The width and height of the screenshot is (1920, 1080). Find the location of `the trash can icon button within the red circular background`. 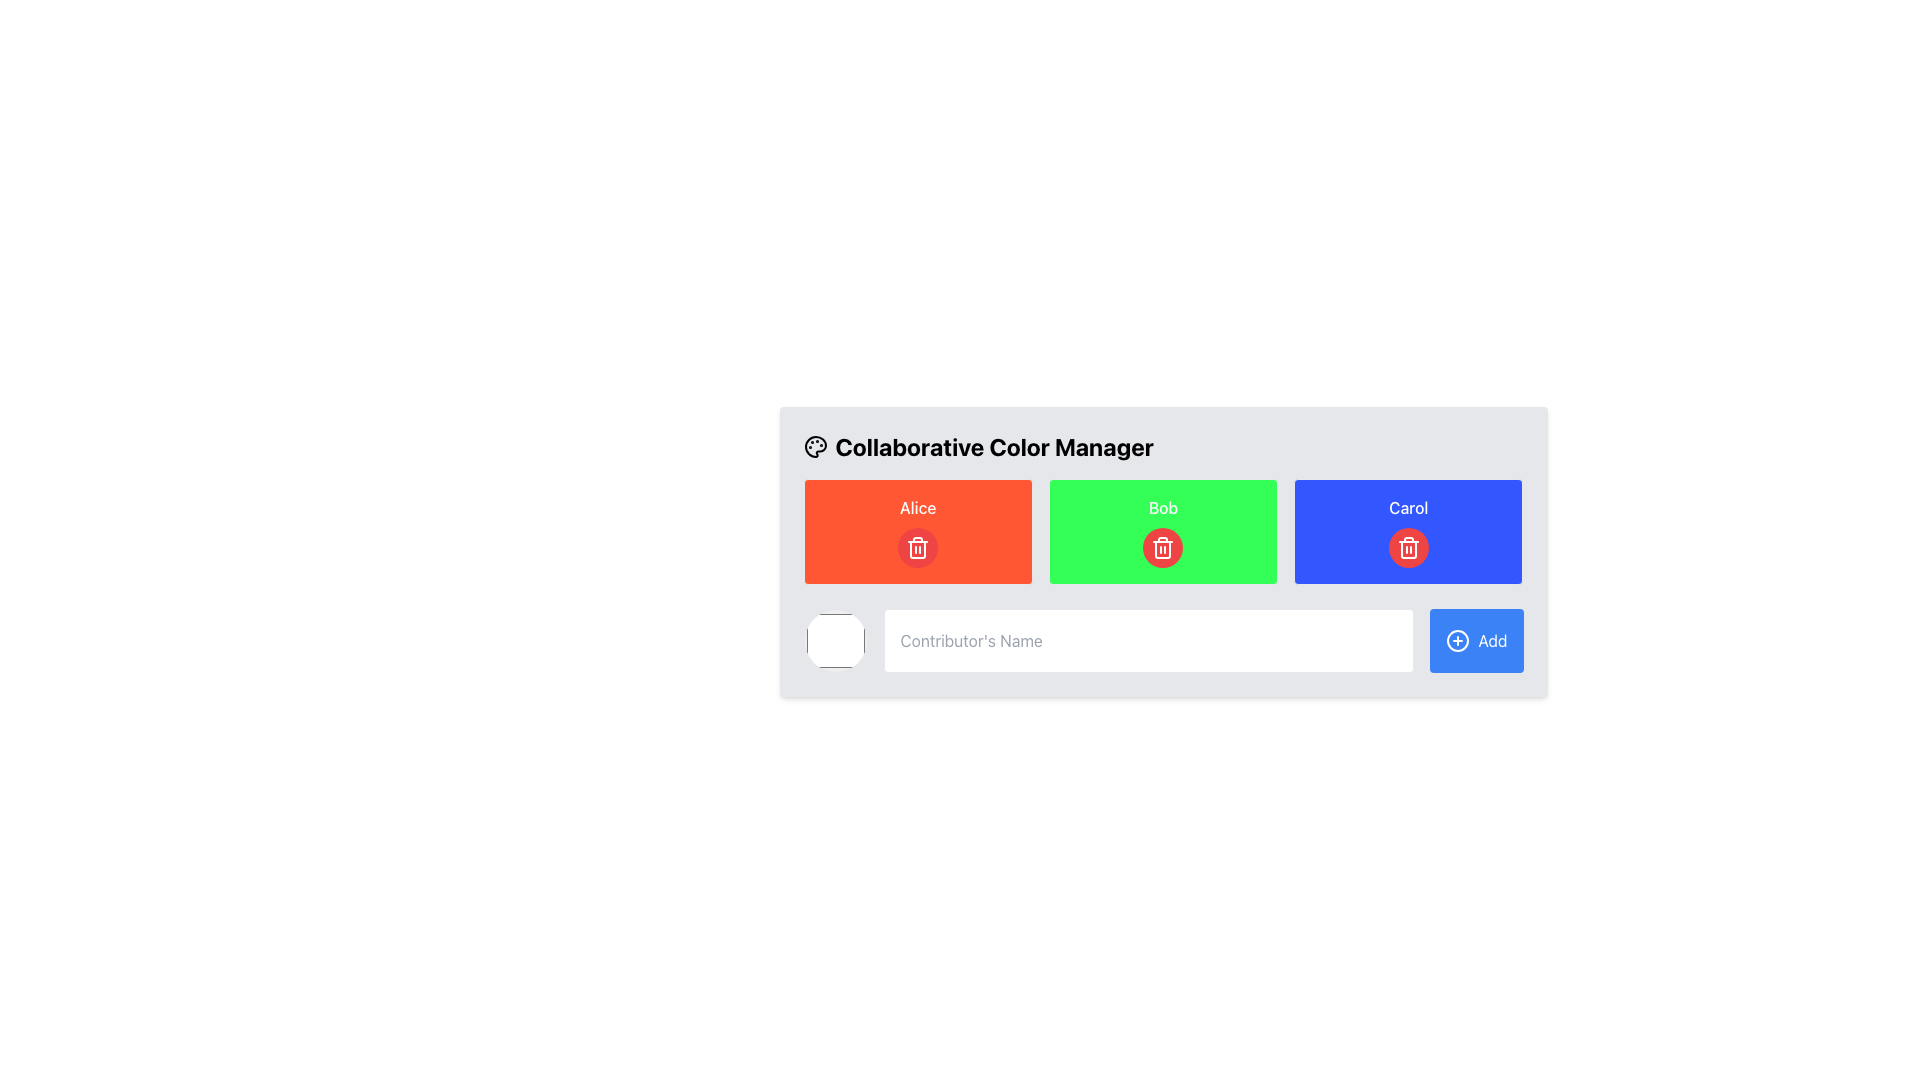

the trash can icon button within the red circular background is located at coordinates (917, 547).